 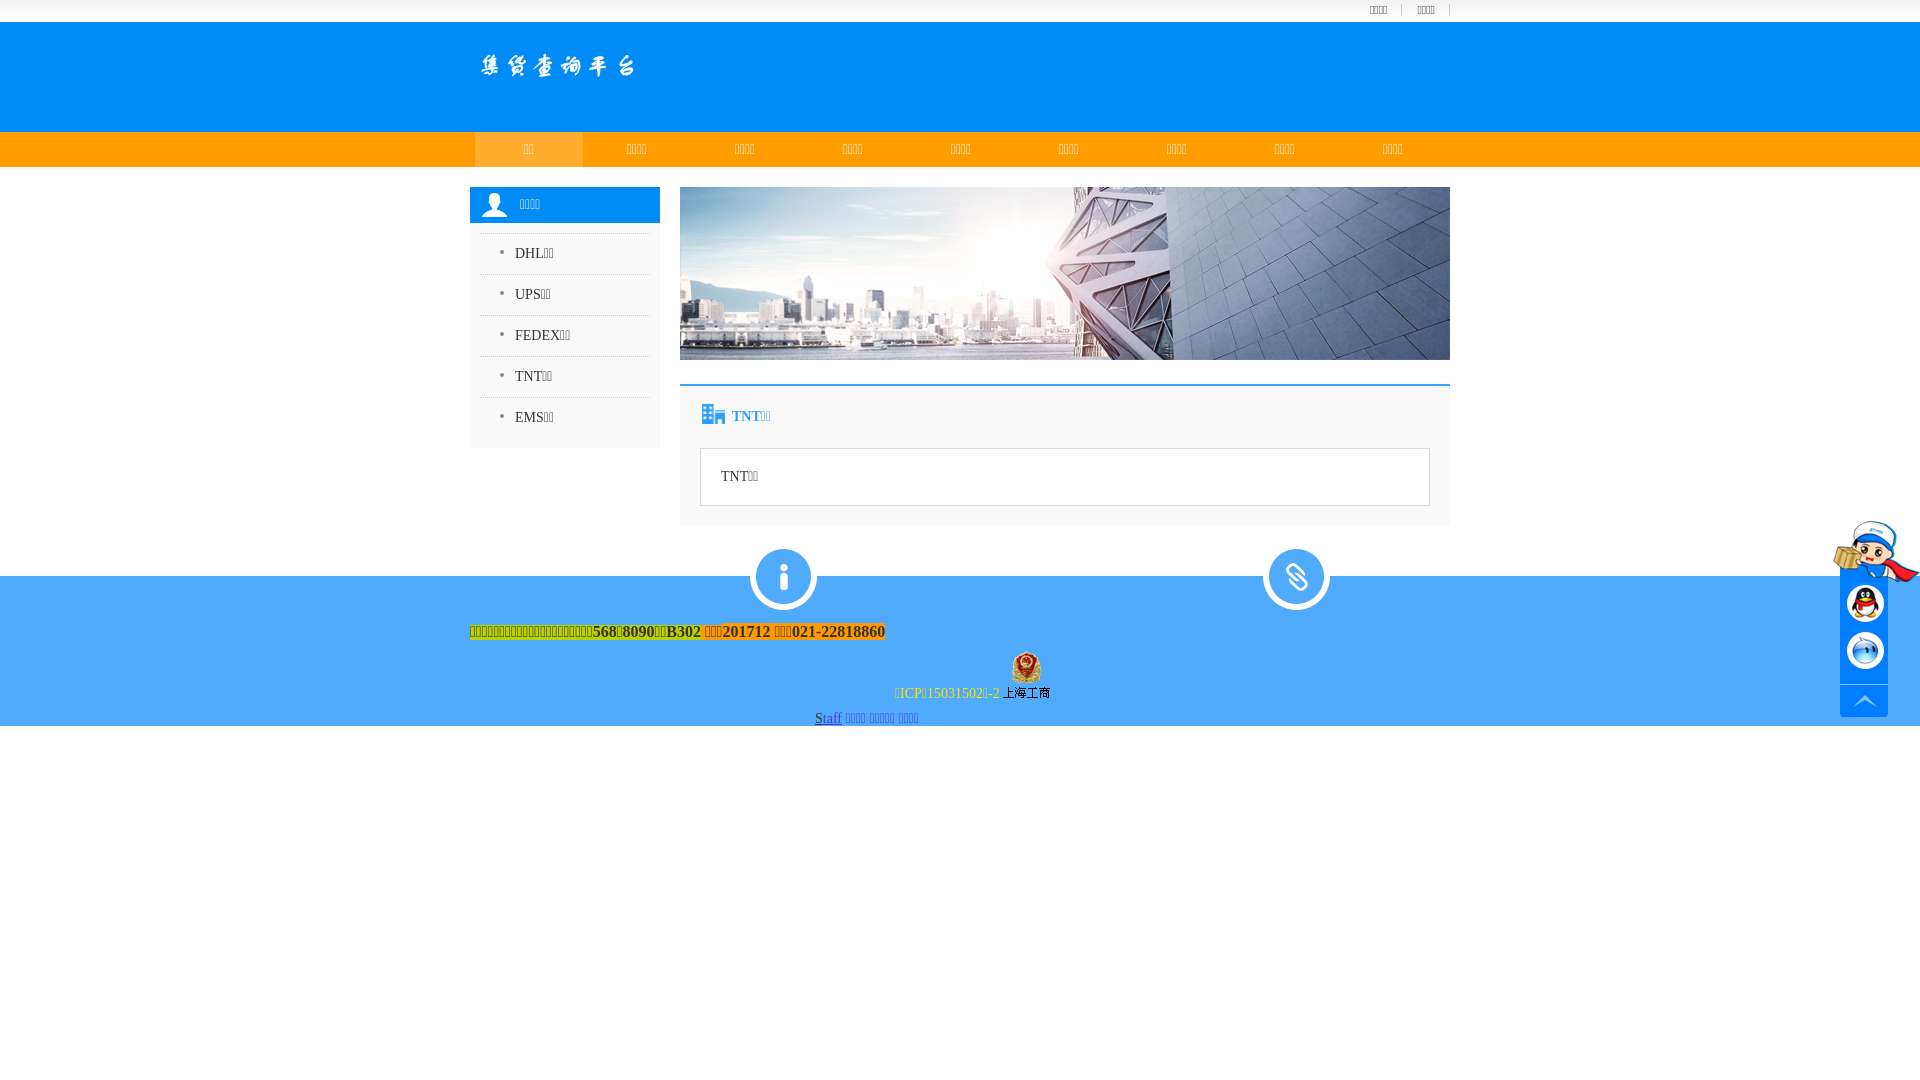 I want to click on 'taff', so click(x=832, y=717).